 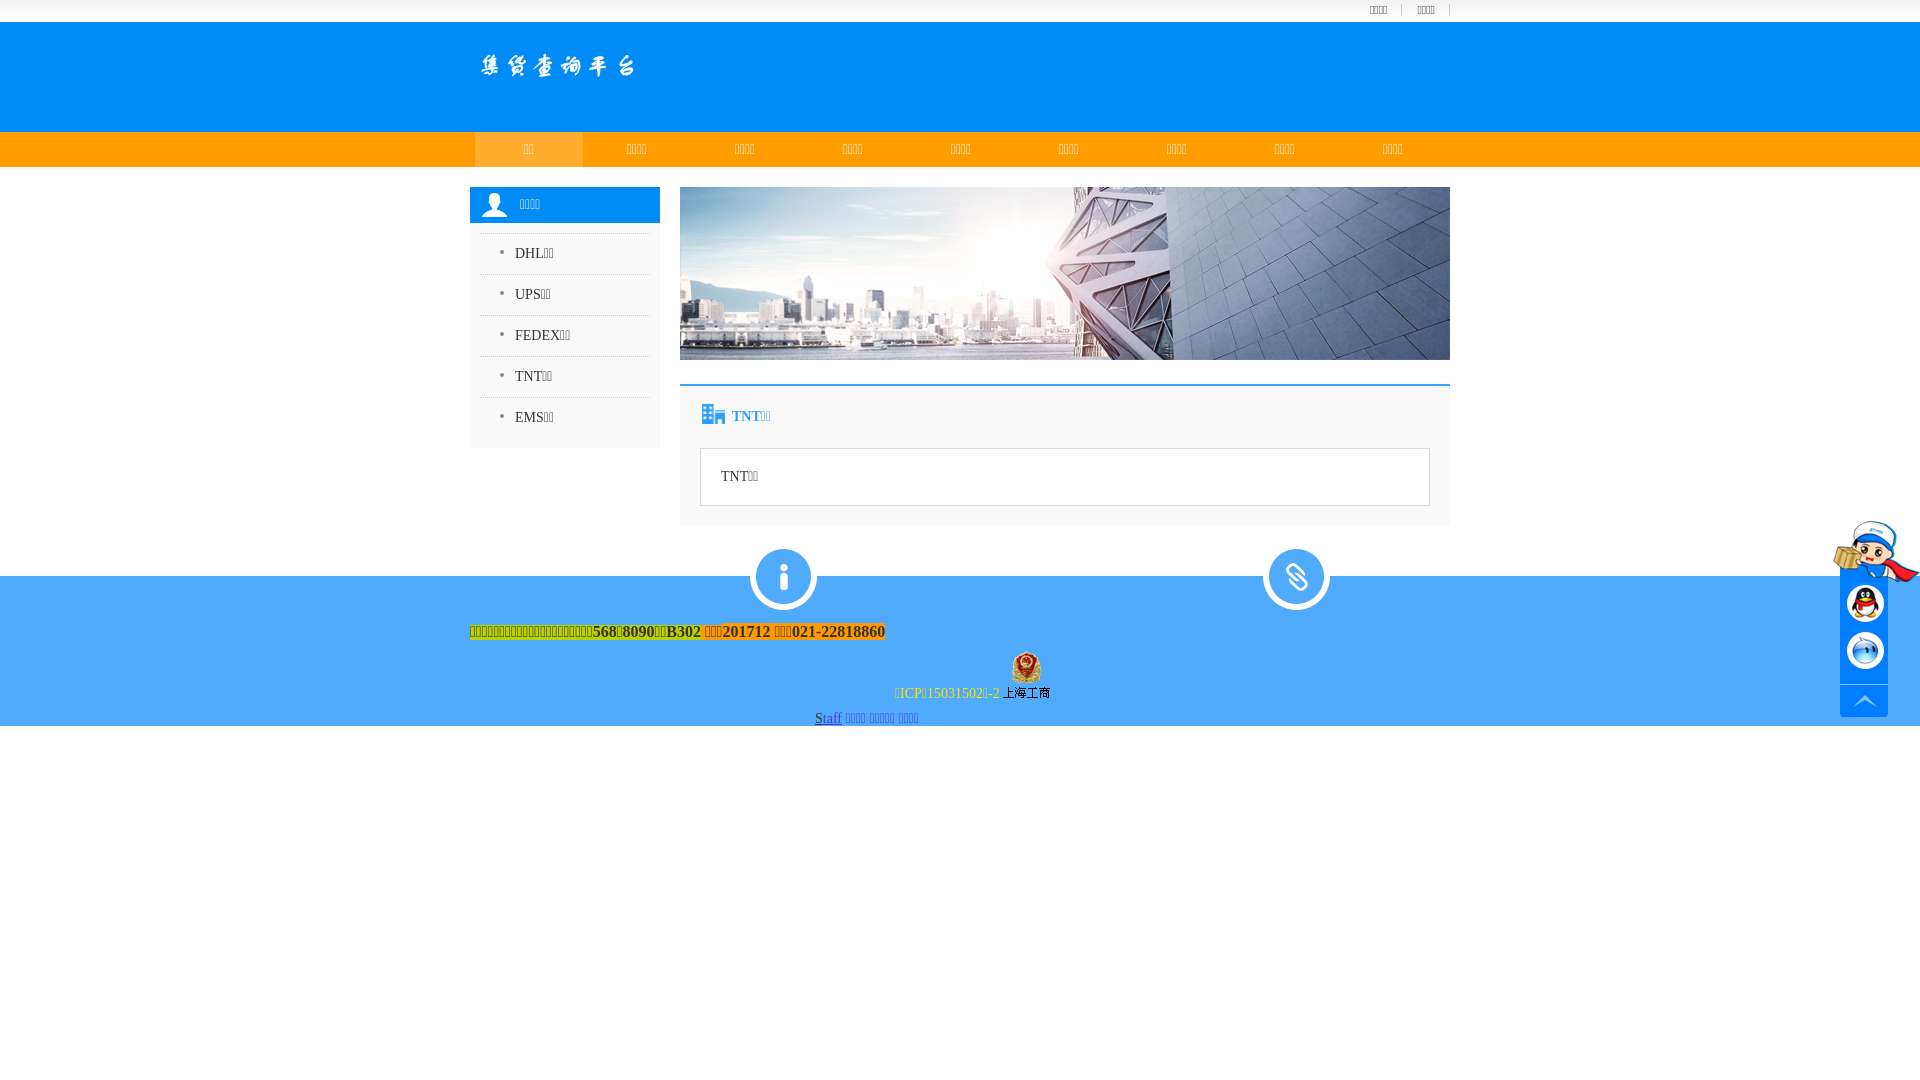 I want to click on 'taff', so click(x=832, y=717).